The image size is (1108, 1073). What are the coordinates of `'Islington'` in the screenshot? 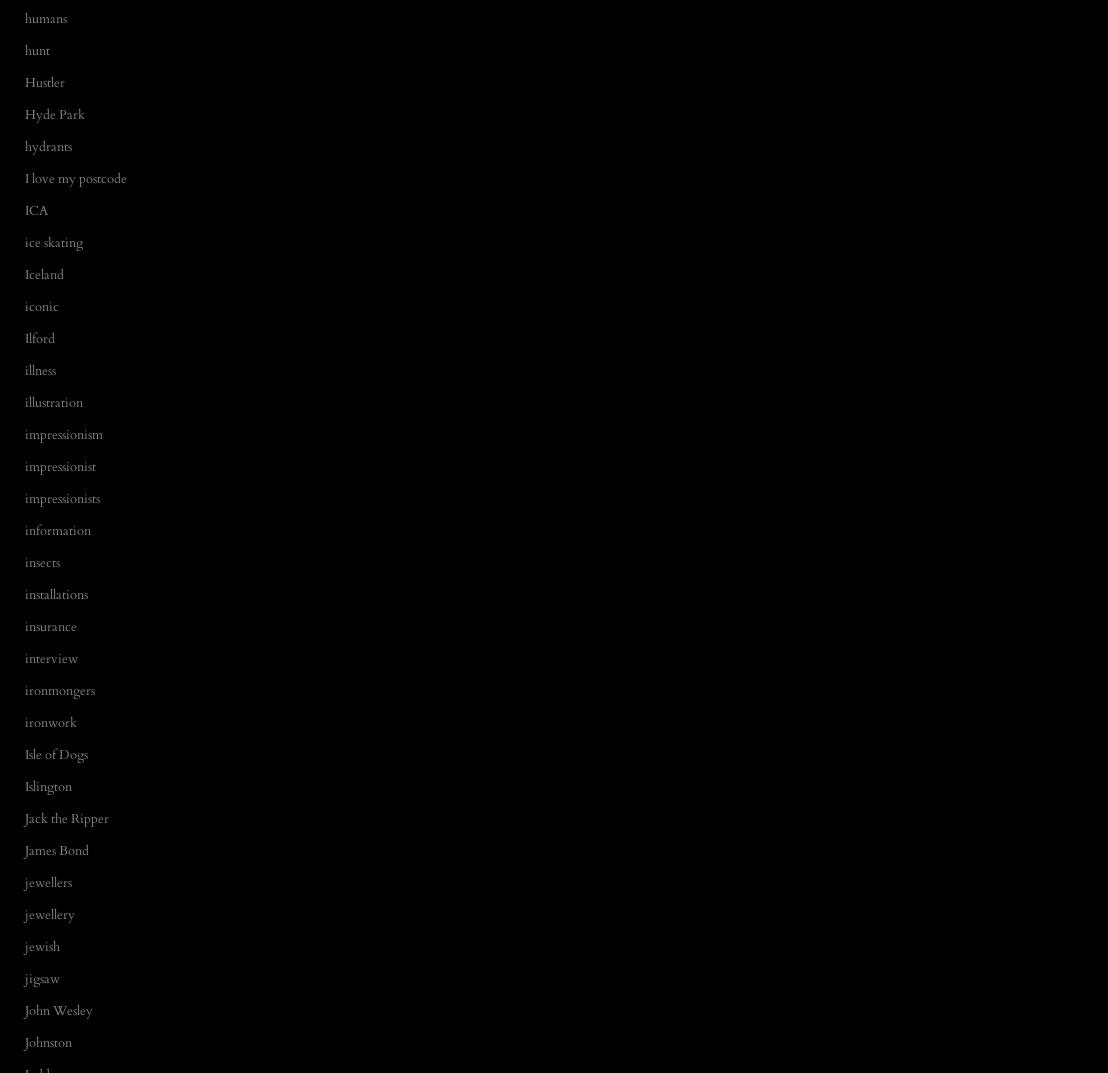 It's located at (47, 785).